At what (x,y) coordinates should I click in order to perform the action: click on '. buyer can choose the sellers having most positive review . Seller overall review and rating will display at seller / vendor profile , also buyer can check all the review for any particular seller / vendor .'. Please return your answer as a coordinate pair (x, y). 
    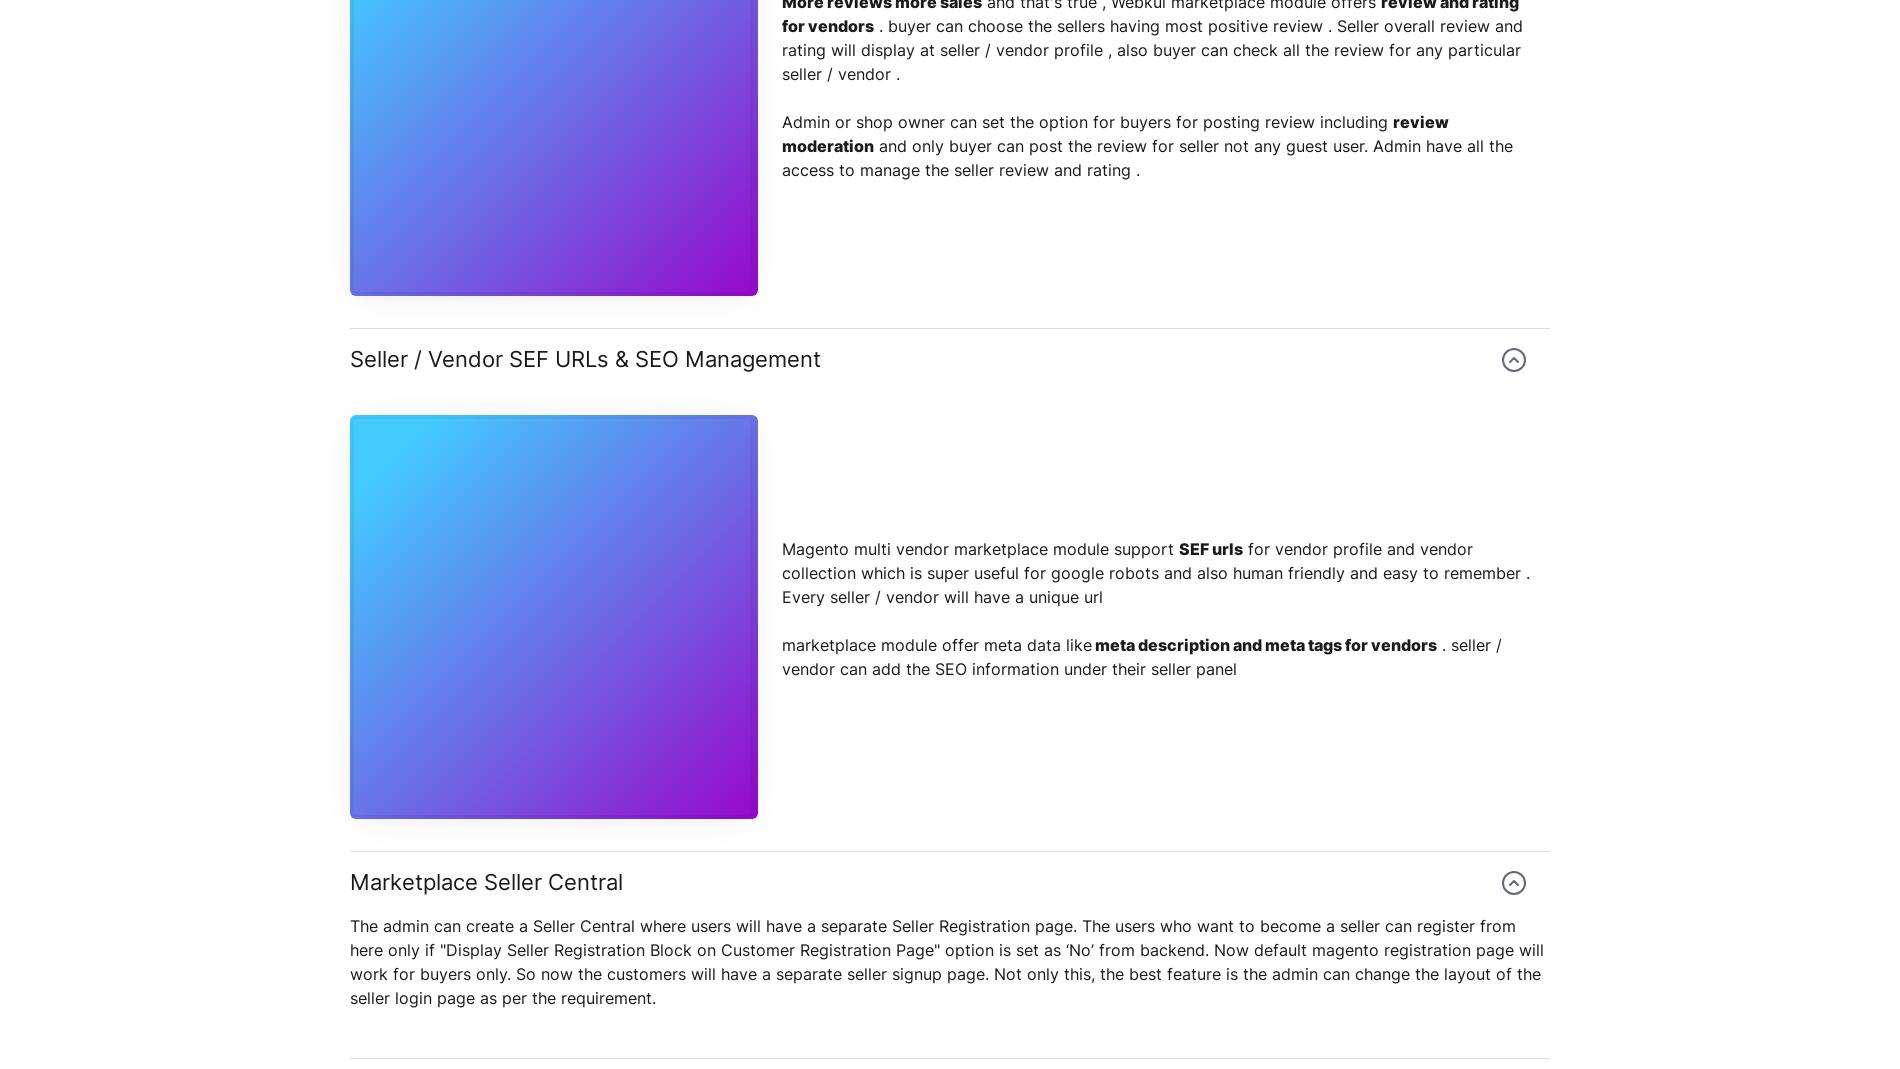
    Looking at the image, I should click on (1152, 49).